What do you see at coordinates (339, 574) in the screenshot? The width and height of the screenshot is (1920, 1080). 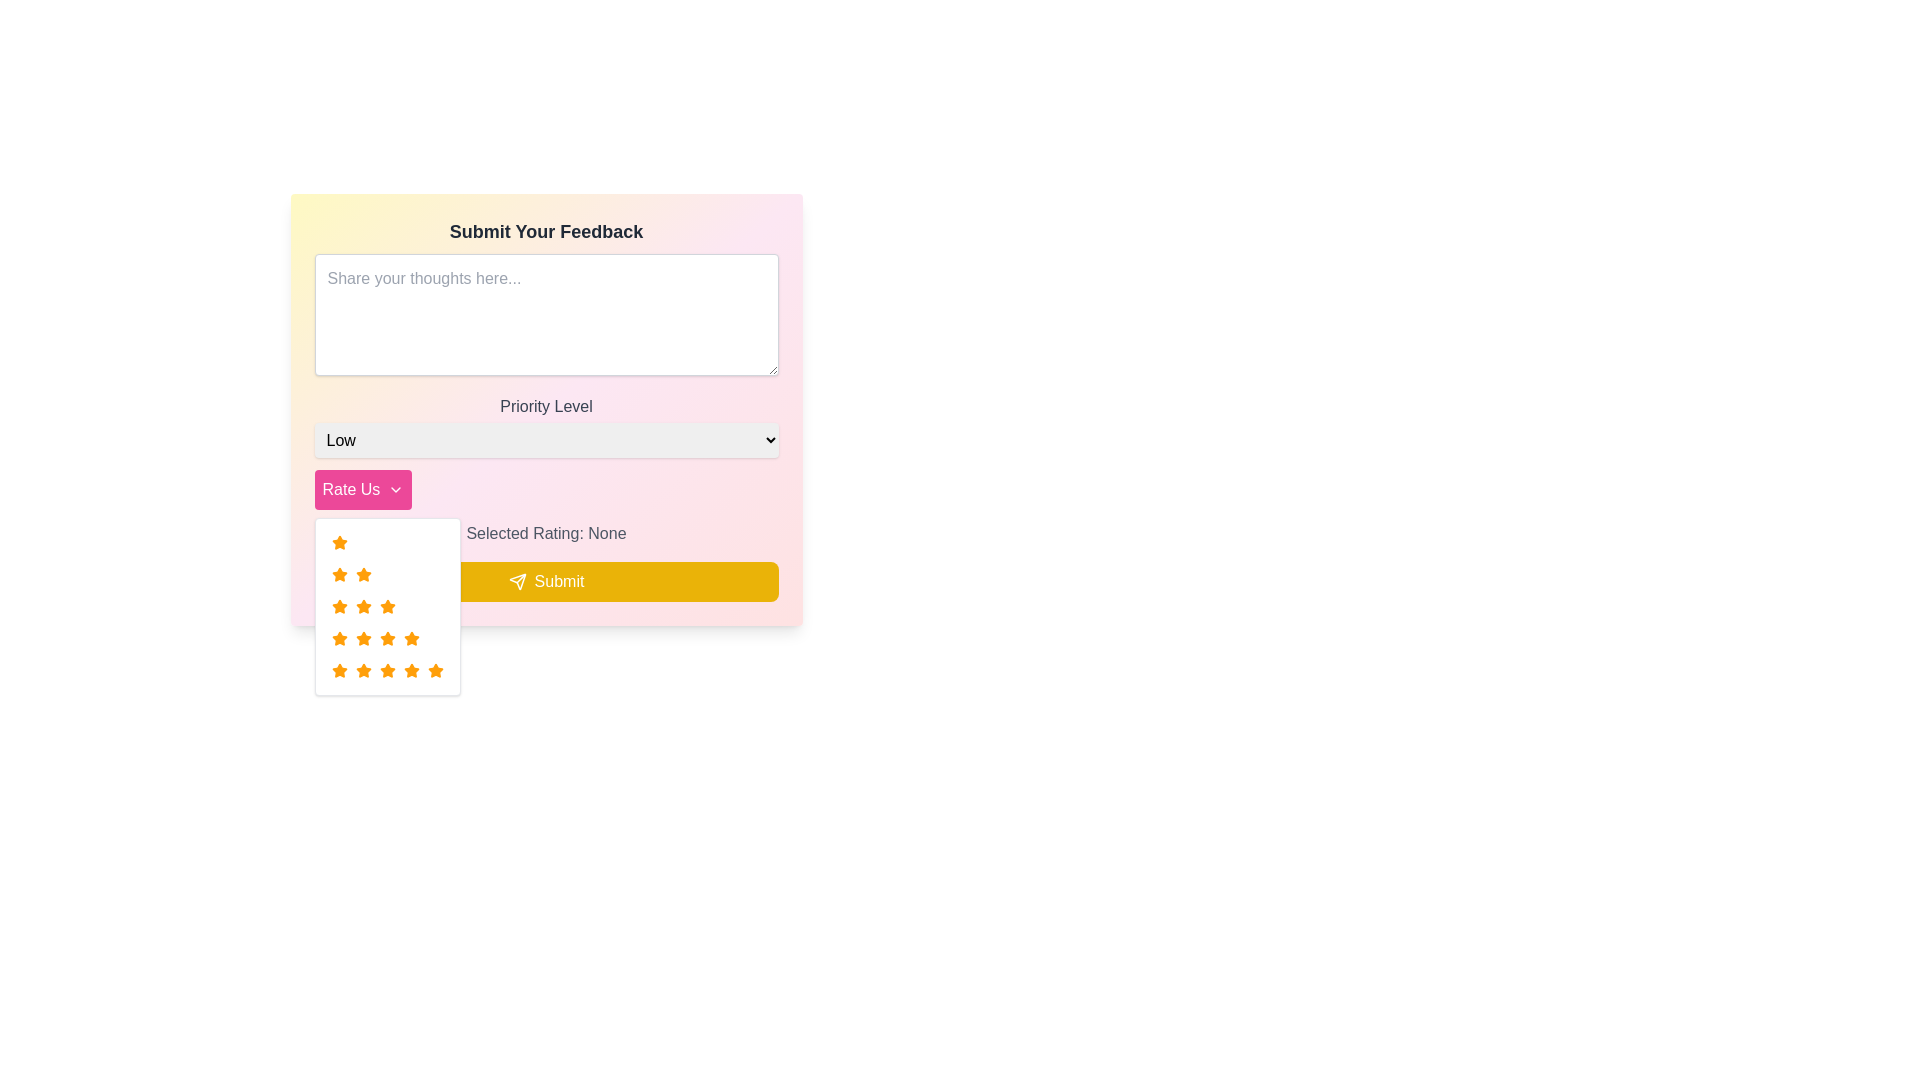 I see `the star icon in the first row and first column of the star rating grid` at bounding box center [339, 574].